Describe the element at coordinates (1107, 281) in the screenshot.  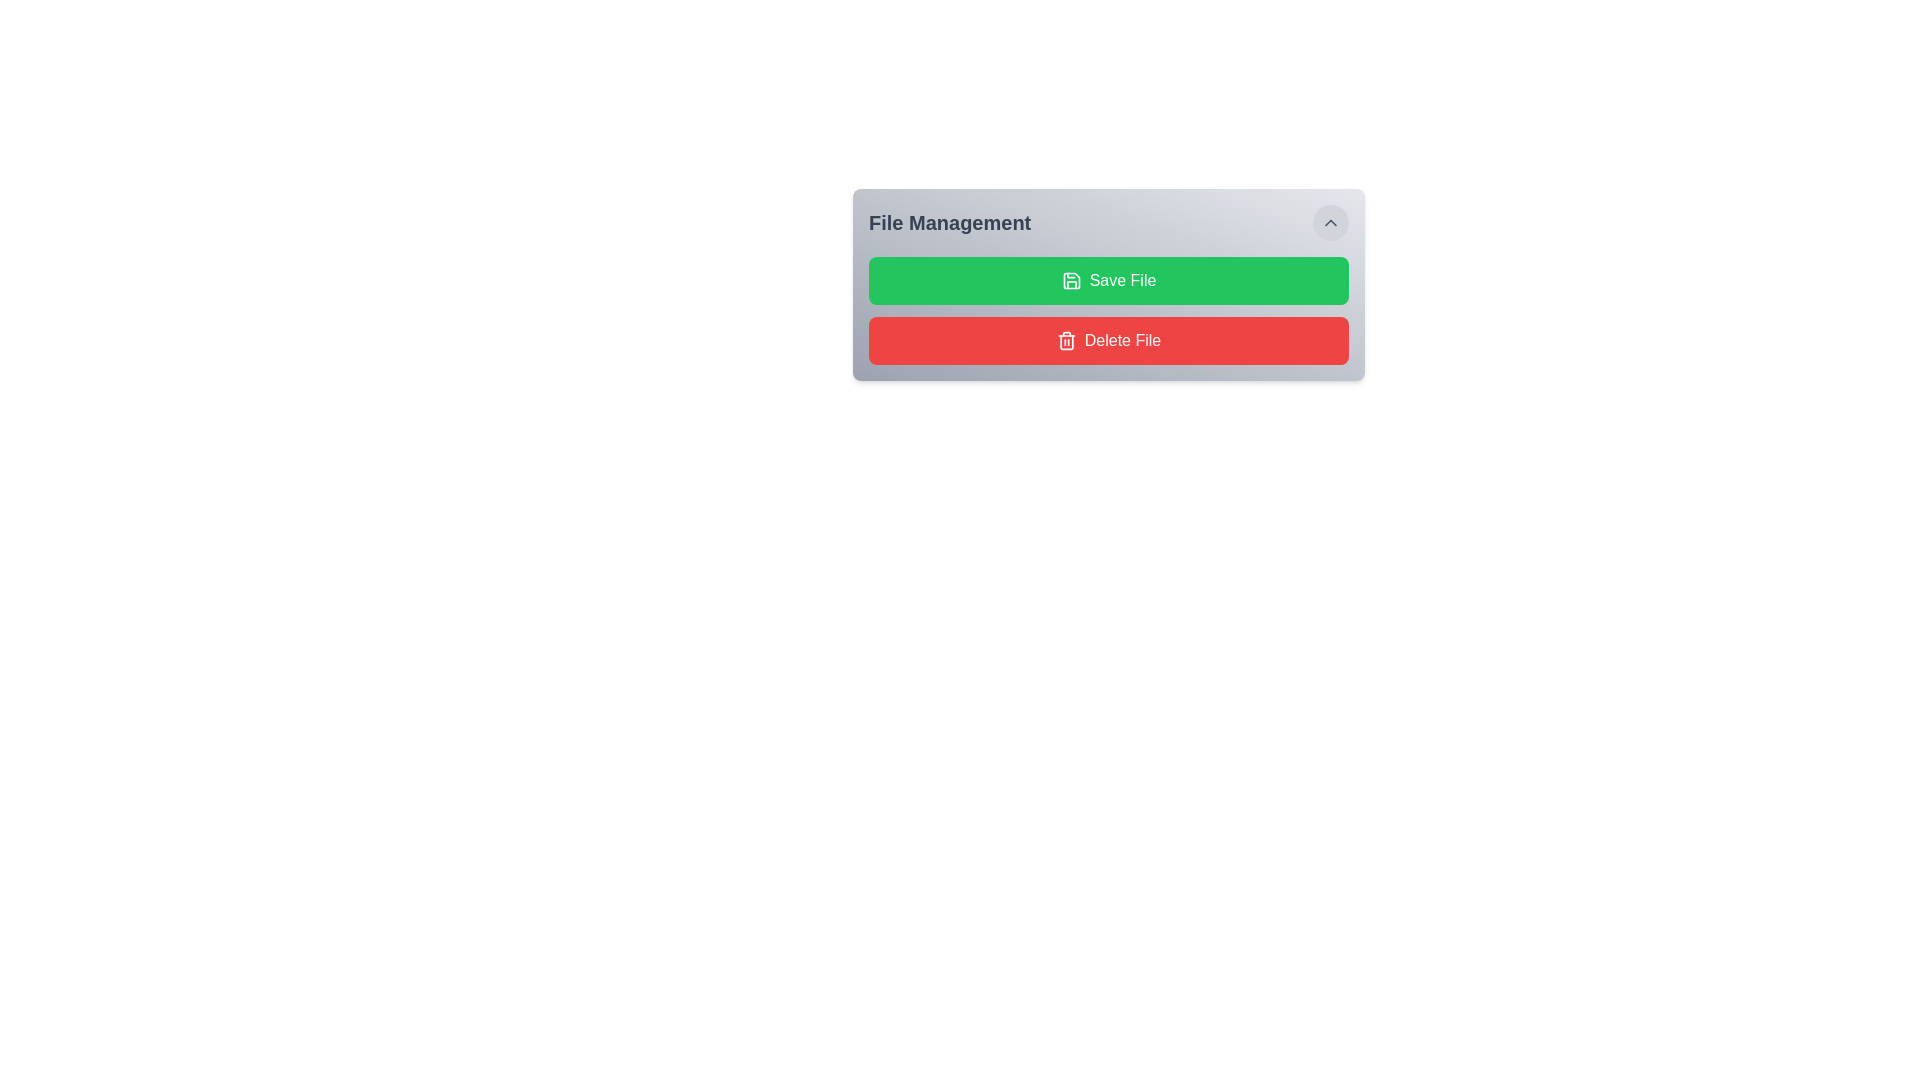
I see `the green 'Save File' button with white text and a save icon, located in the 'File Management' section, to initiate the save file action` at that location.